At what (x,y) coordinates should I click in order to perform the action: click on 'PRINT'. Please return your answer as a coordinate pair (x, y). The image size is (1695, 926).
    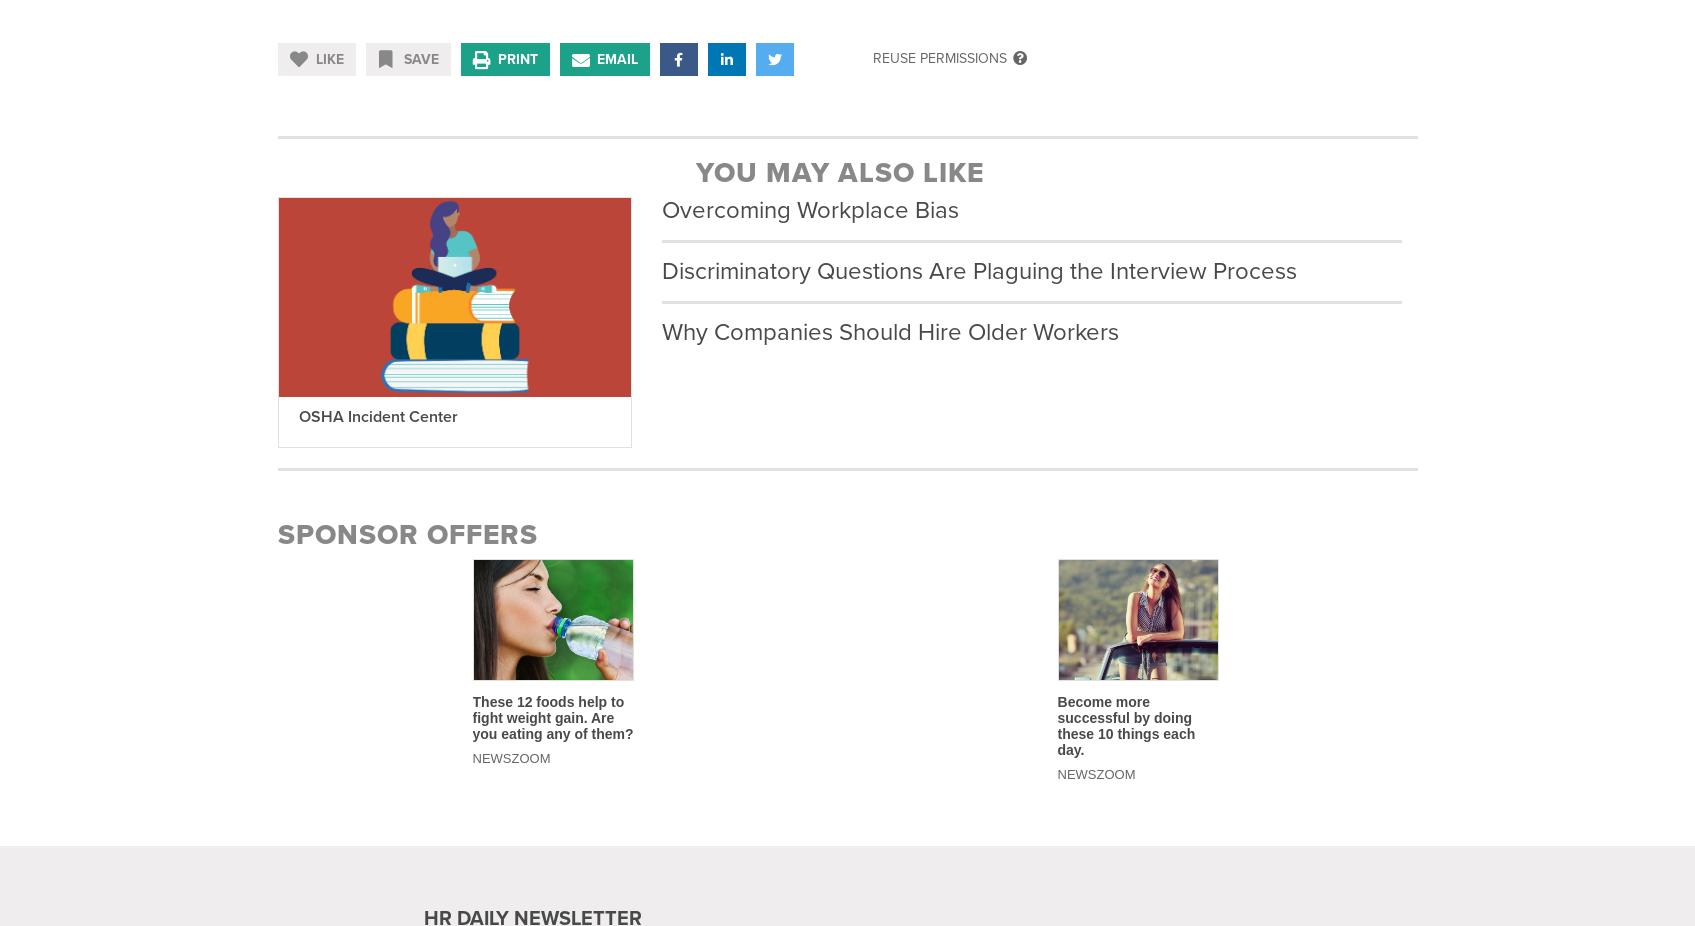
    Looking at the image, I should click on (515, 58).